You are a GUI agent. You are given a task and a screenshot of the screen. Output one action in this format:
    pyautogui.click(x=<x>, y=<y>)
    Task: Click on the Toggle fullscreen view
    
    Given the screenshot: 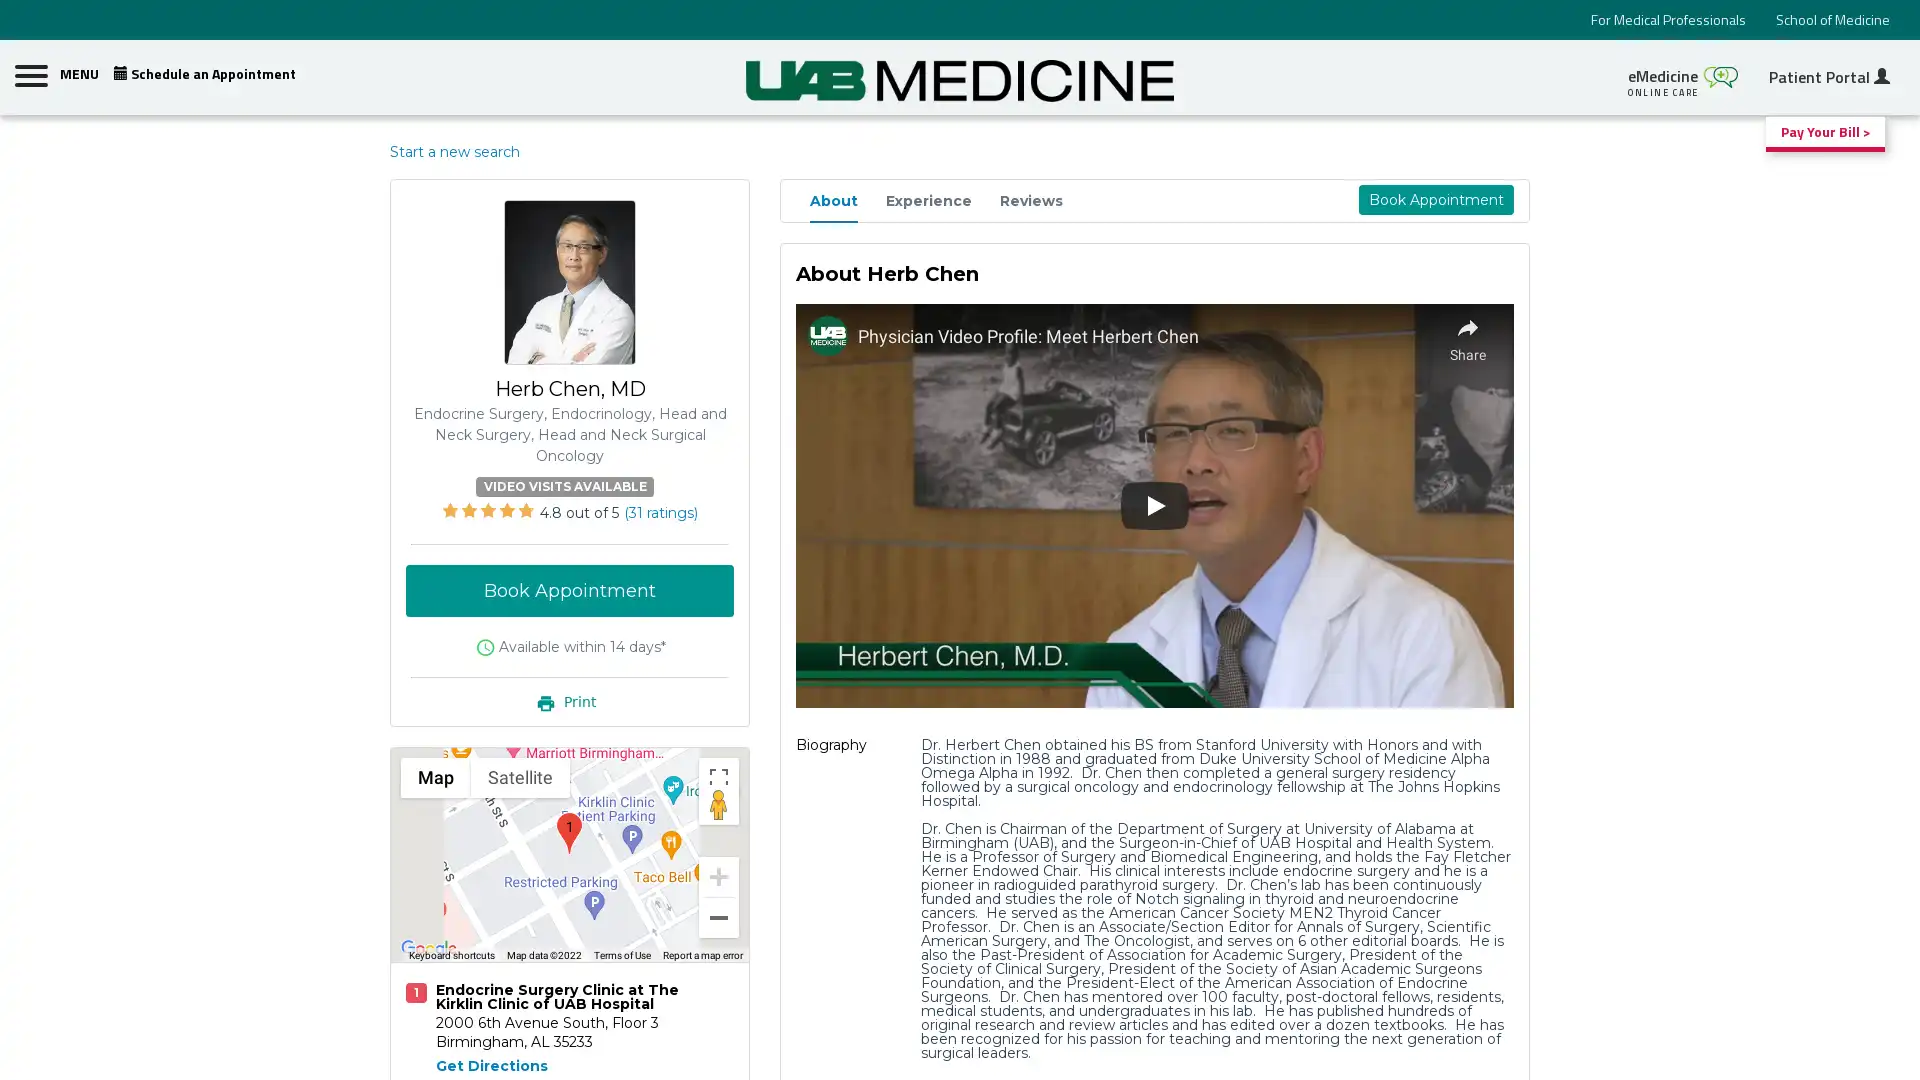 What is the action you would take?
    pyautogui.click(x=719, y=775)
    